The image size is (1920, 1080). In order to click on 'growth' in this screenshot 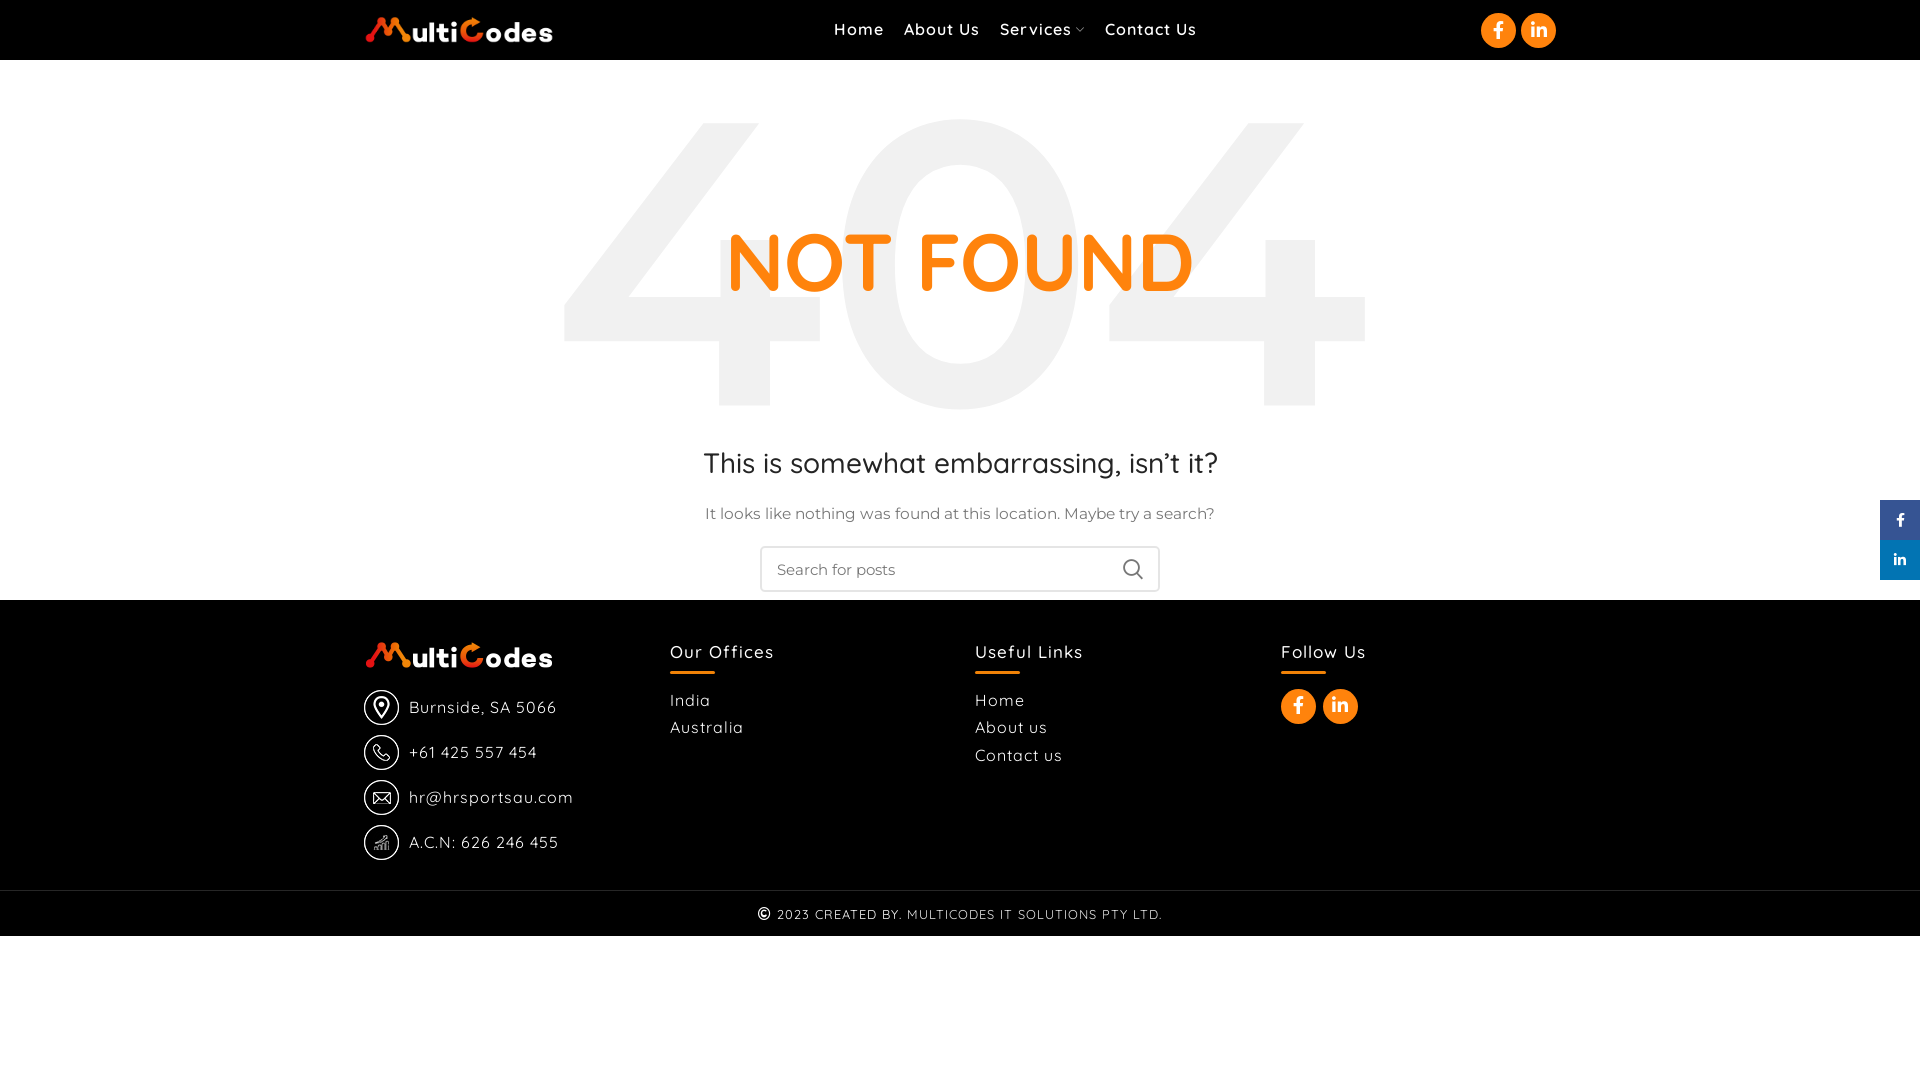, I will do `click(364, 842)`.